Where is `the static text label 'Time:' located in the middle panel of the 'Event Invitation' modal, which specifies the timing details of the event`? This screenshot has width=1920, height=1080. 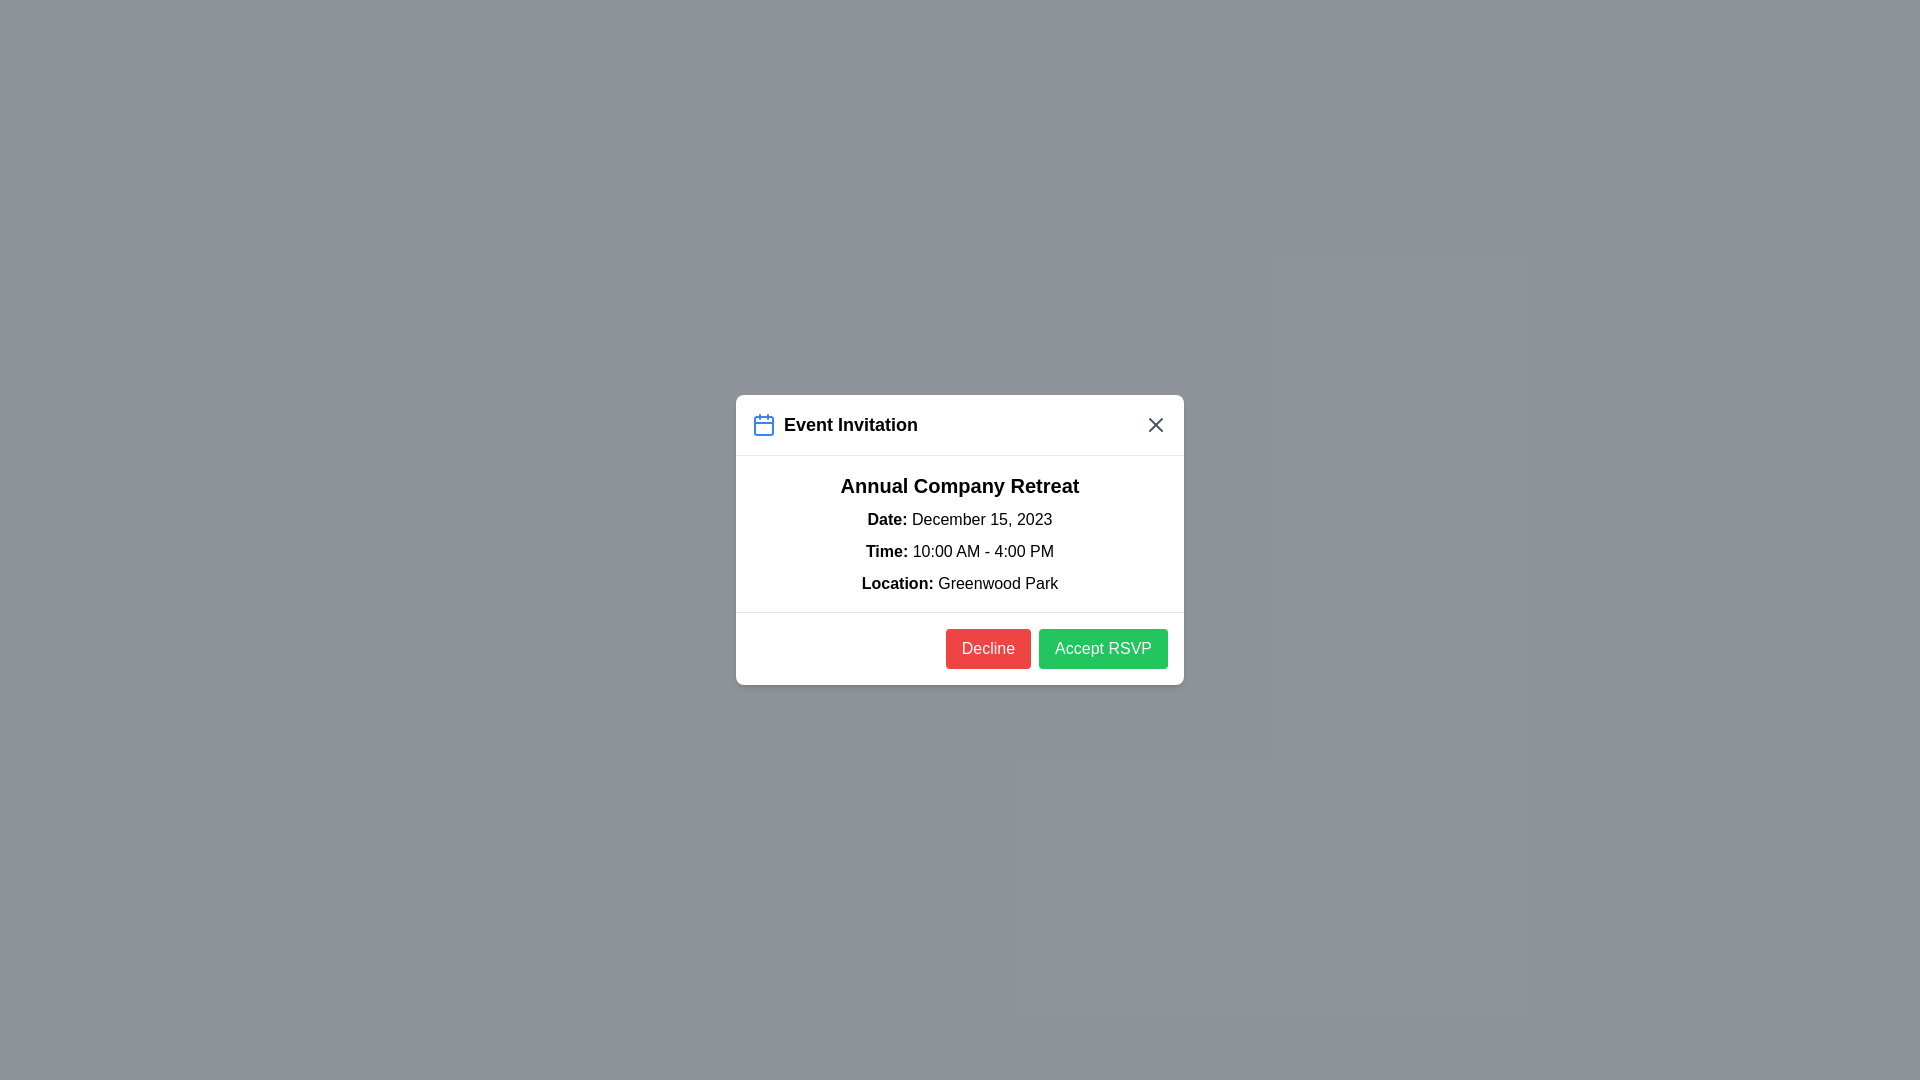 the static text label 'Time:' located in the middle panel of the 'Event Invitation' modal, which specifies the timing details of the event is located at coordinates (888, 551).